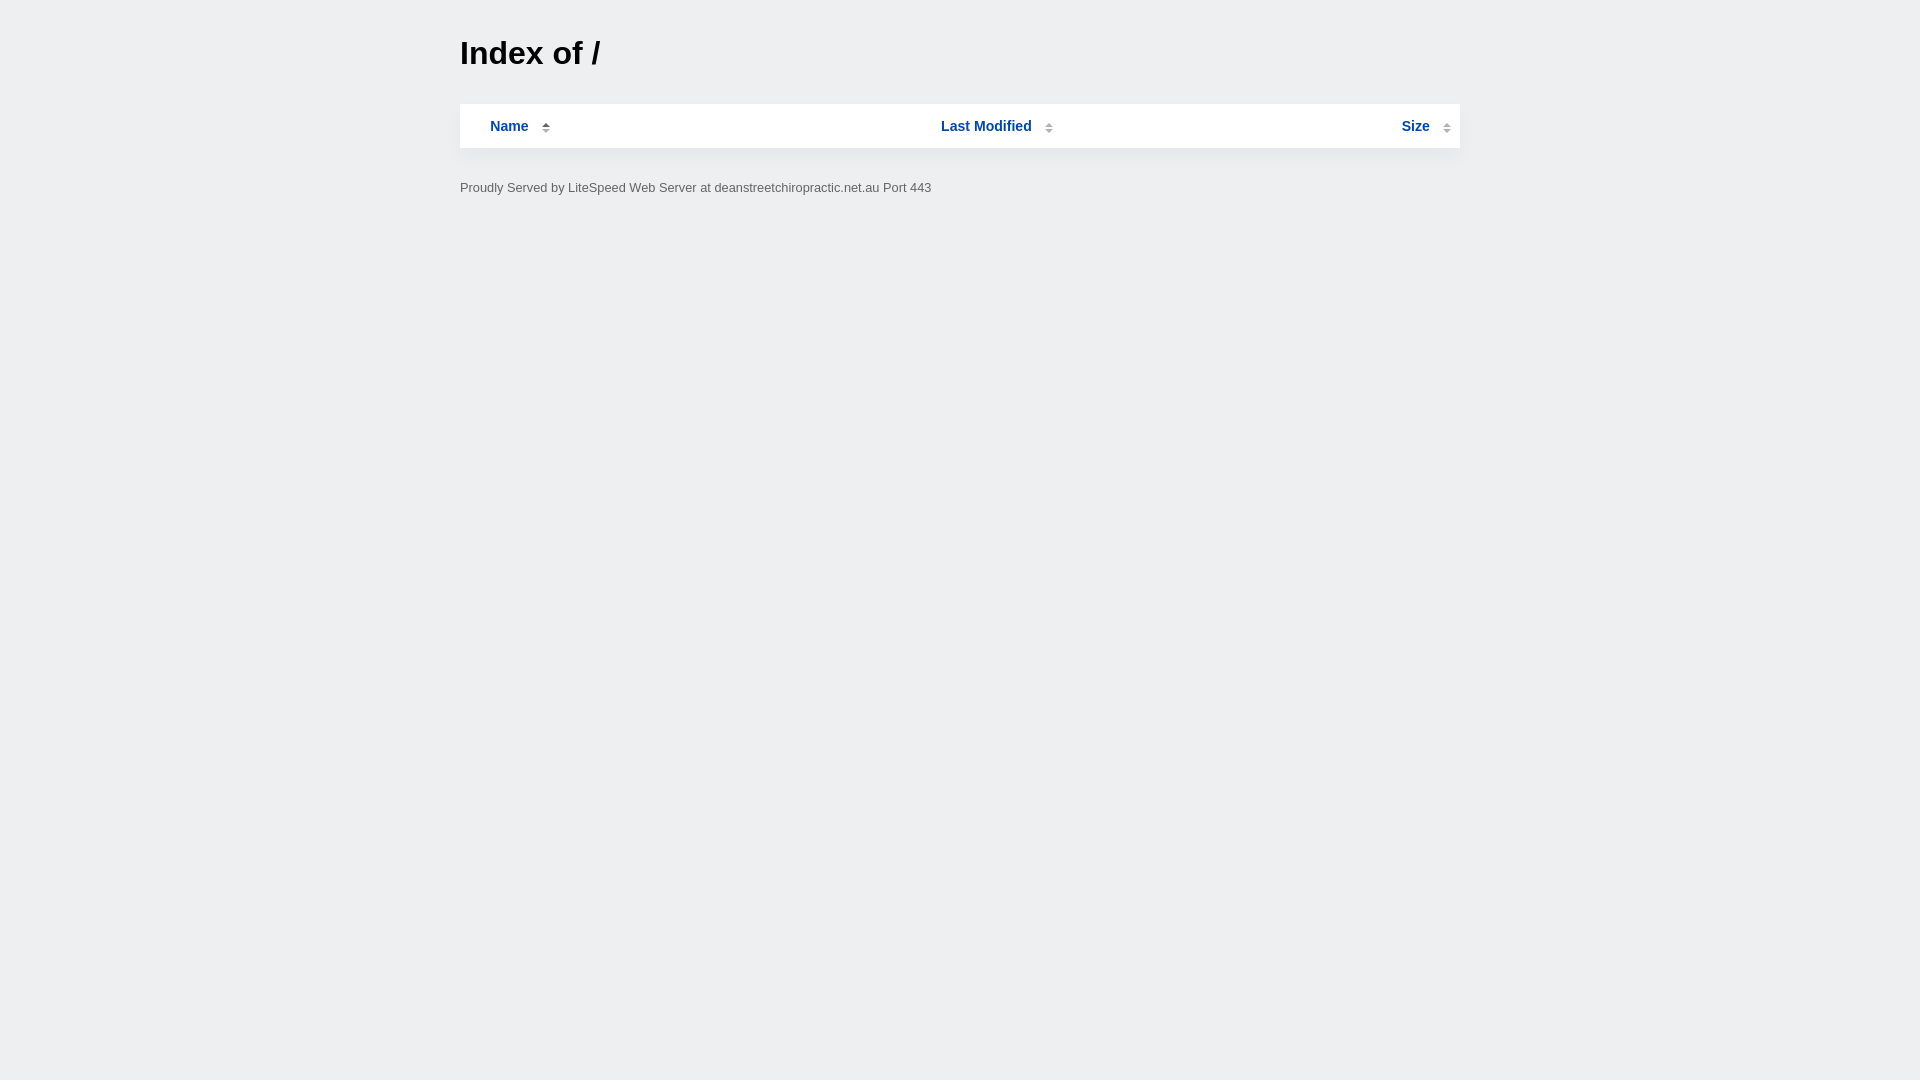 This screenshot has width=1920, height=1080. Describe the element at coordinates (508, 126) in the screenshot. I see `'Name'` at that location.